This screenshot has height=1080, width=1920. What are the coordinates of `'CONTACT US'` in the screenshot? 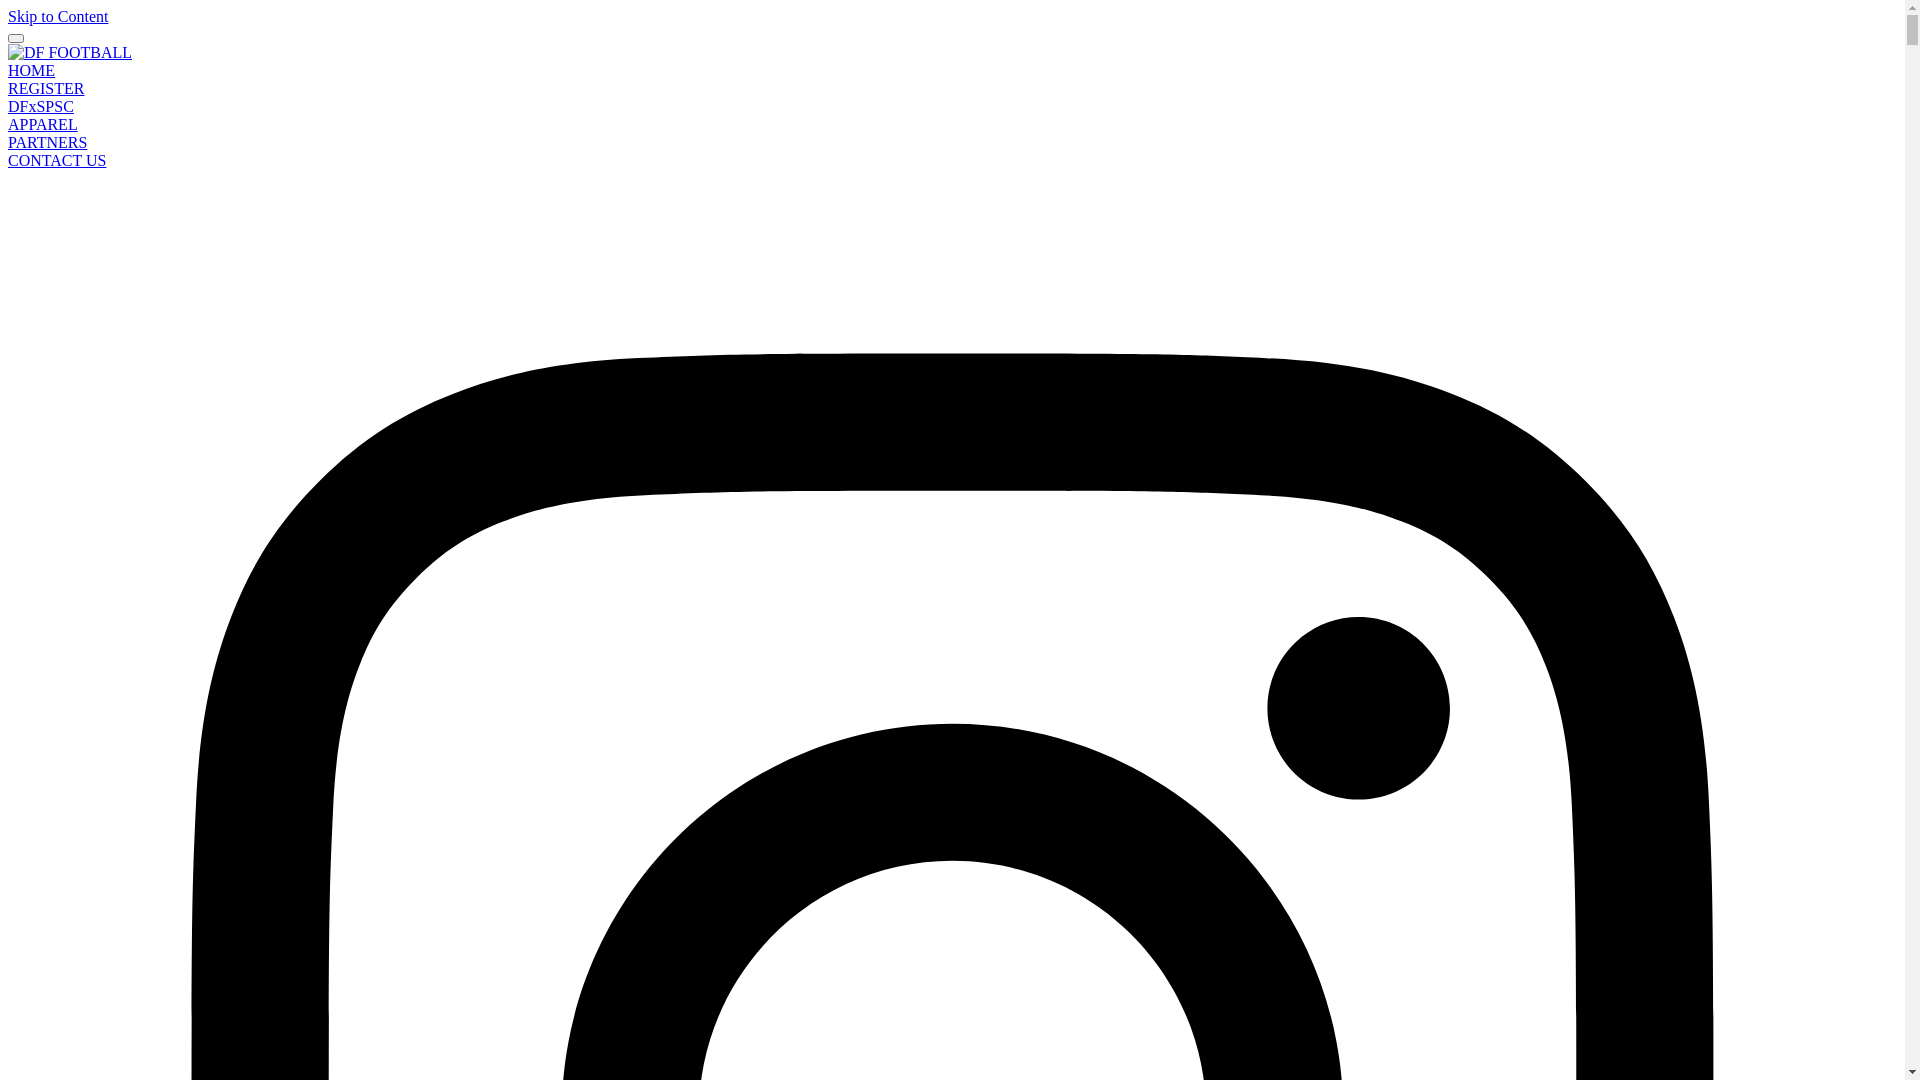 It's located at (8, 159).